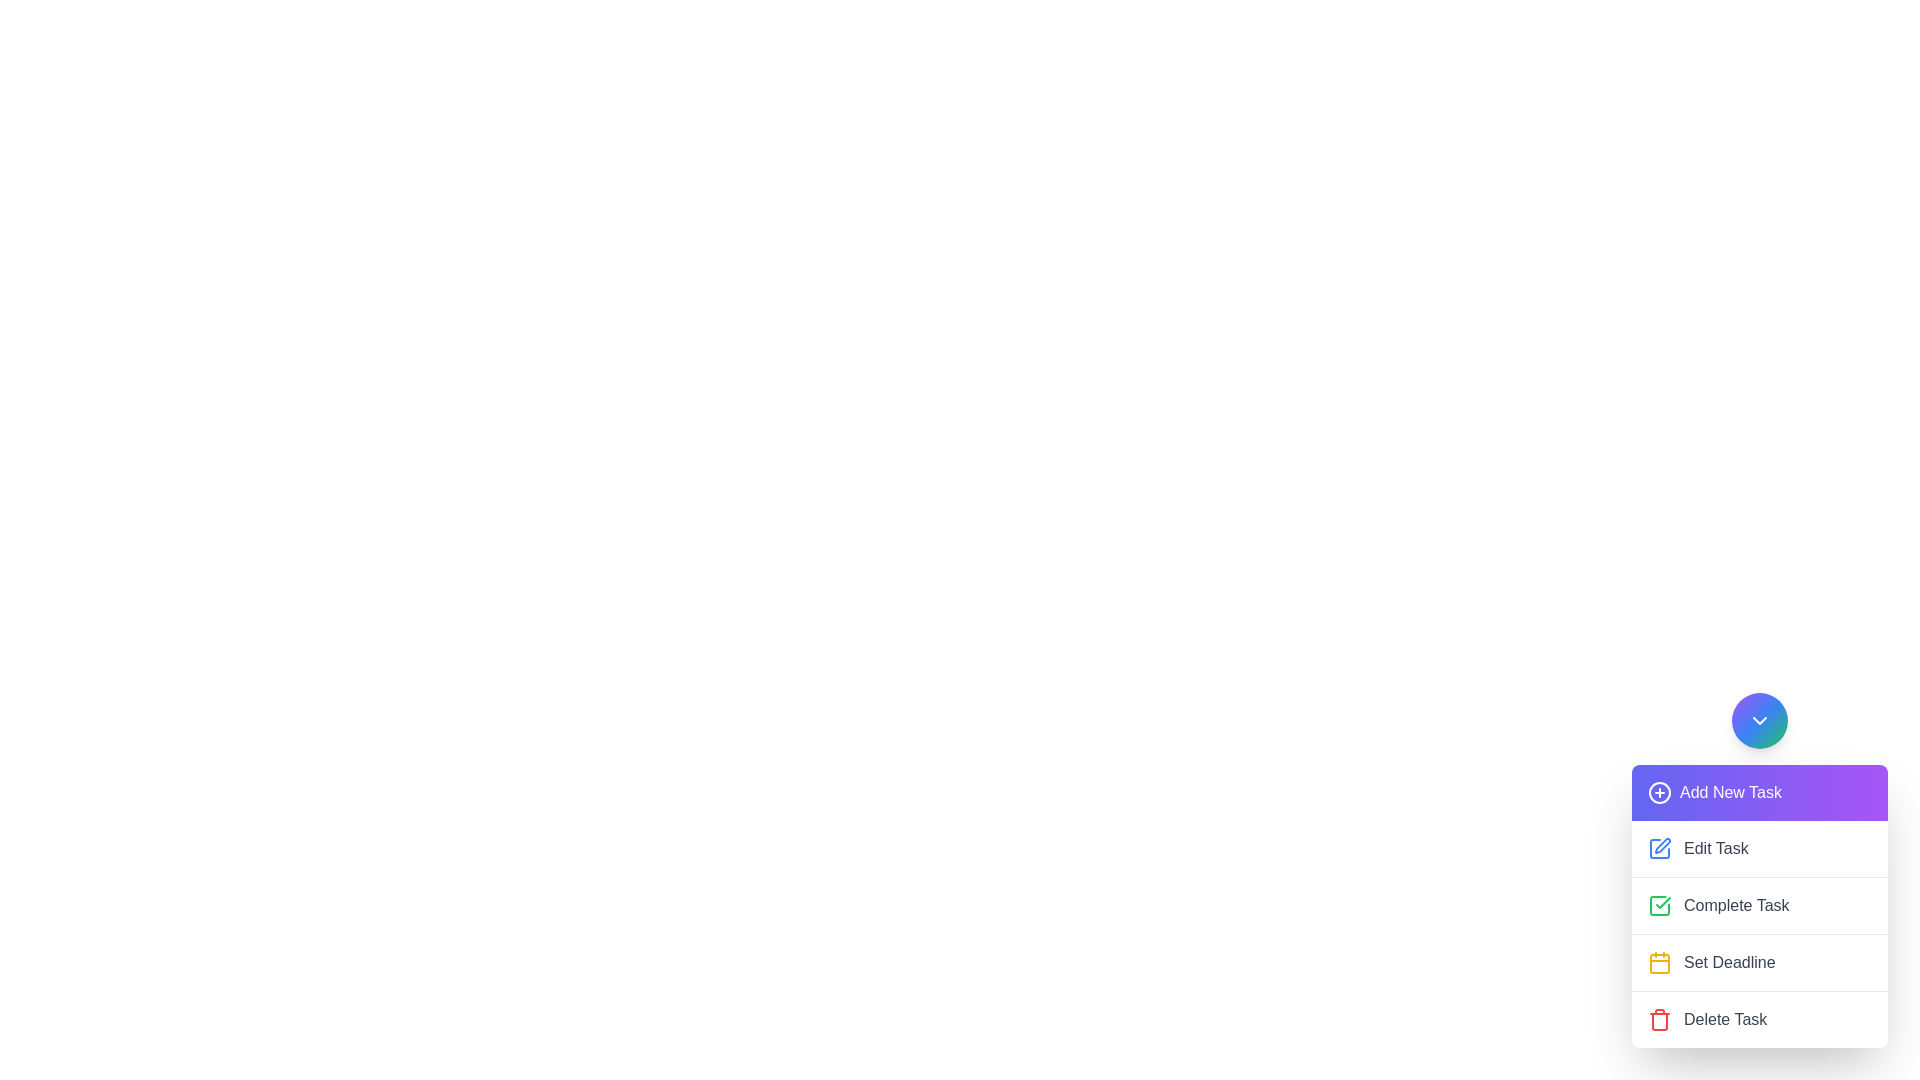  Describe the element at coordinates (1715, 848) in the screenshot. I see `the 'Edit Task' text label in the drop-down menu, which is styled in gray and positioned next to a blue pen icon` at that location.